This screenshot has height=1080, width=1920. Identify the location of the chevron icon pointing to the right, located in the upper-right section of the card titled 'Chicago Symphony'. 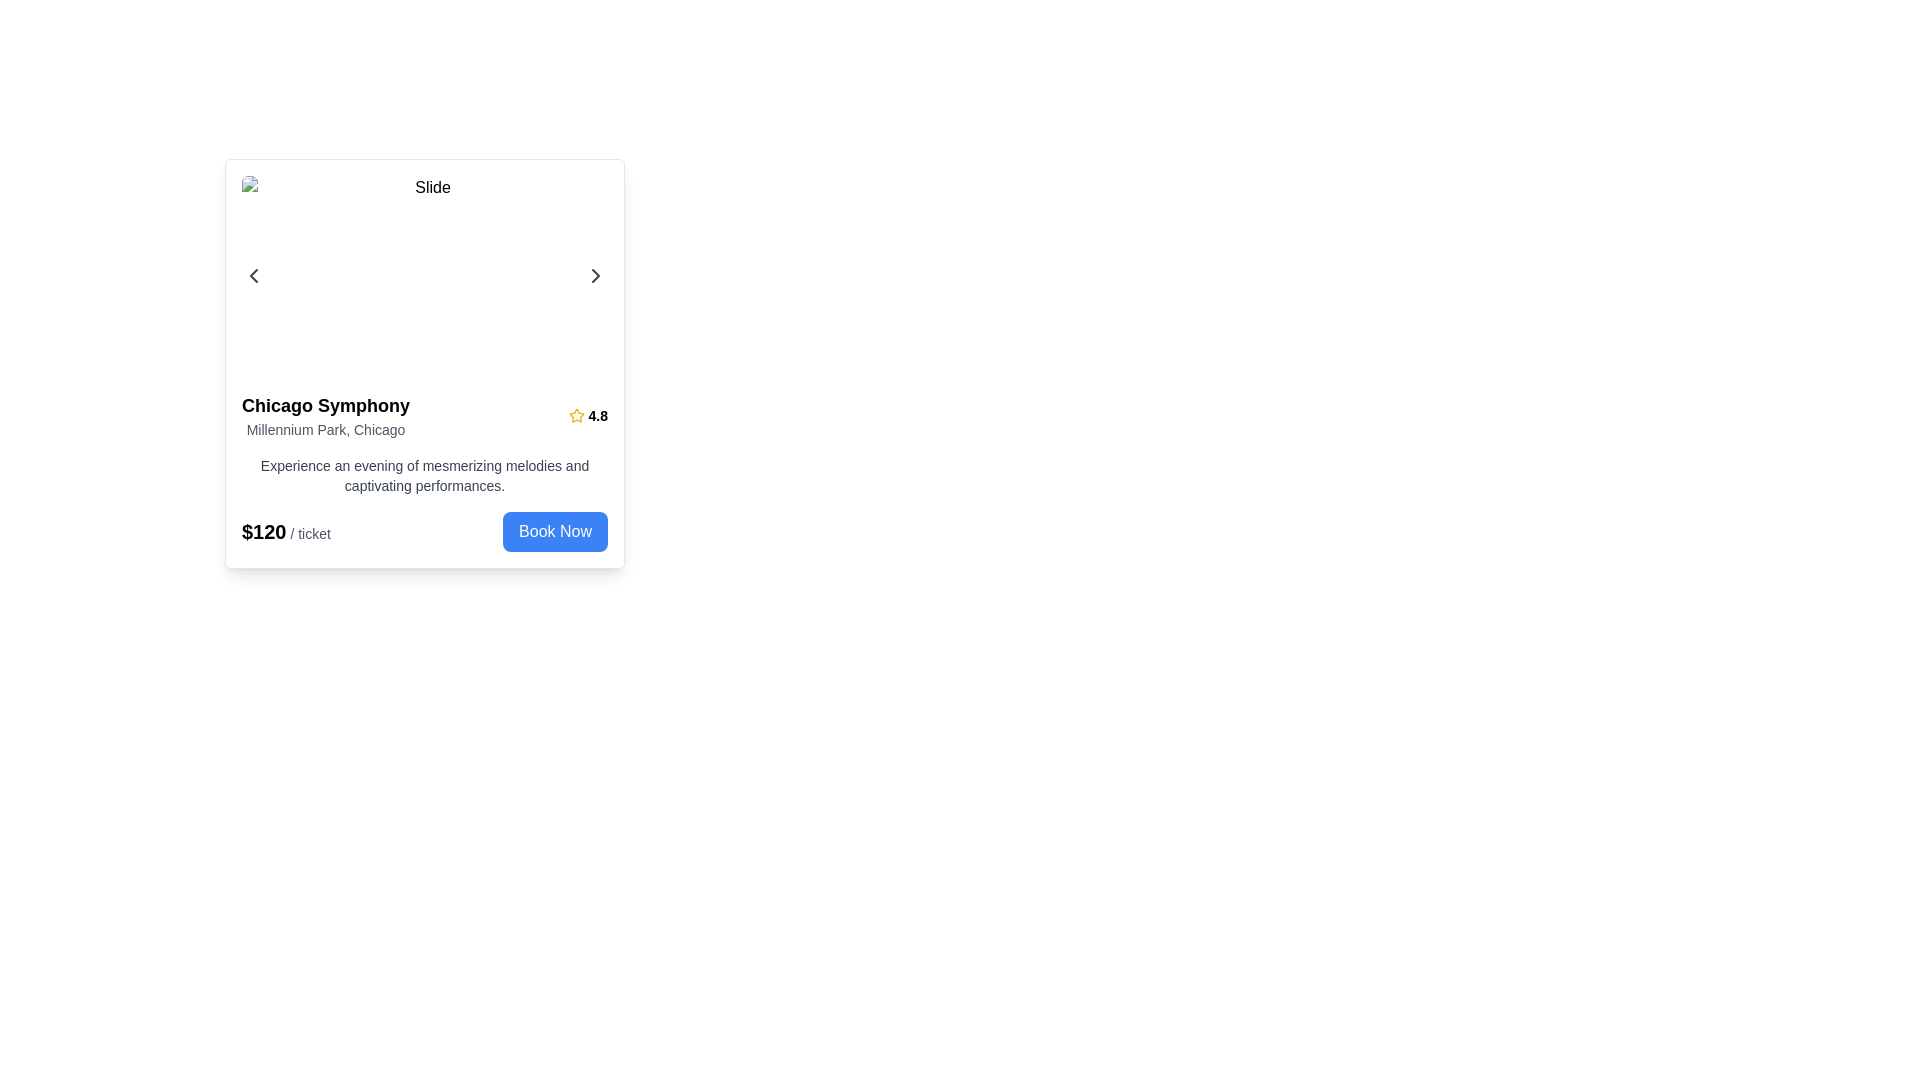
(594, 276).